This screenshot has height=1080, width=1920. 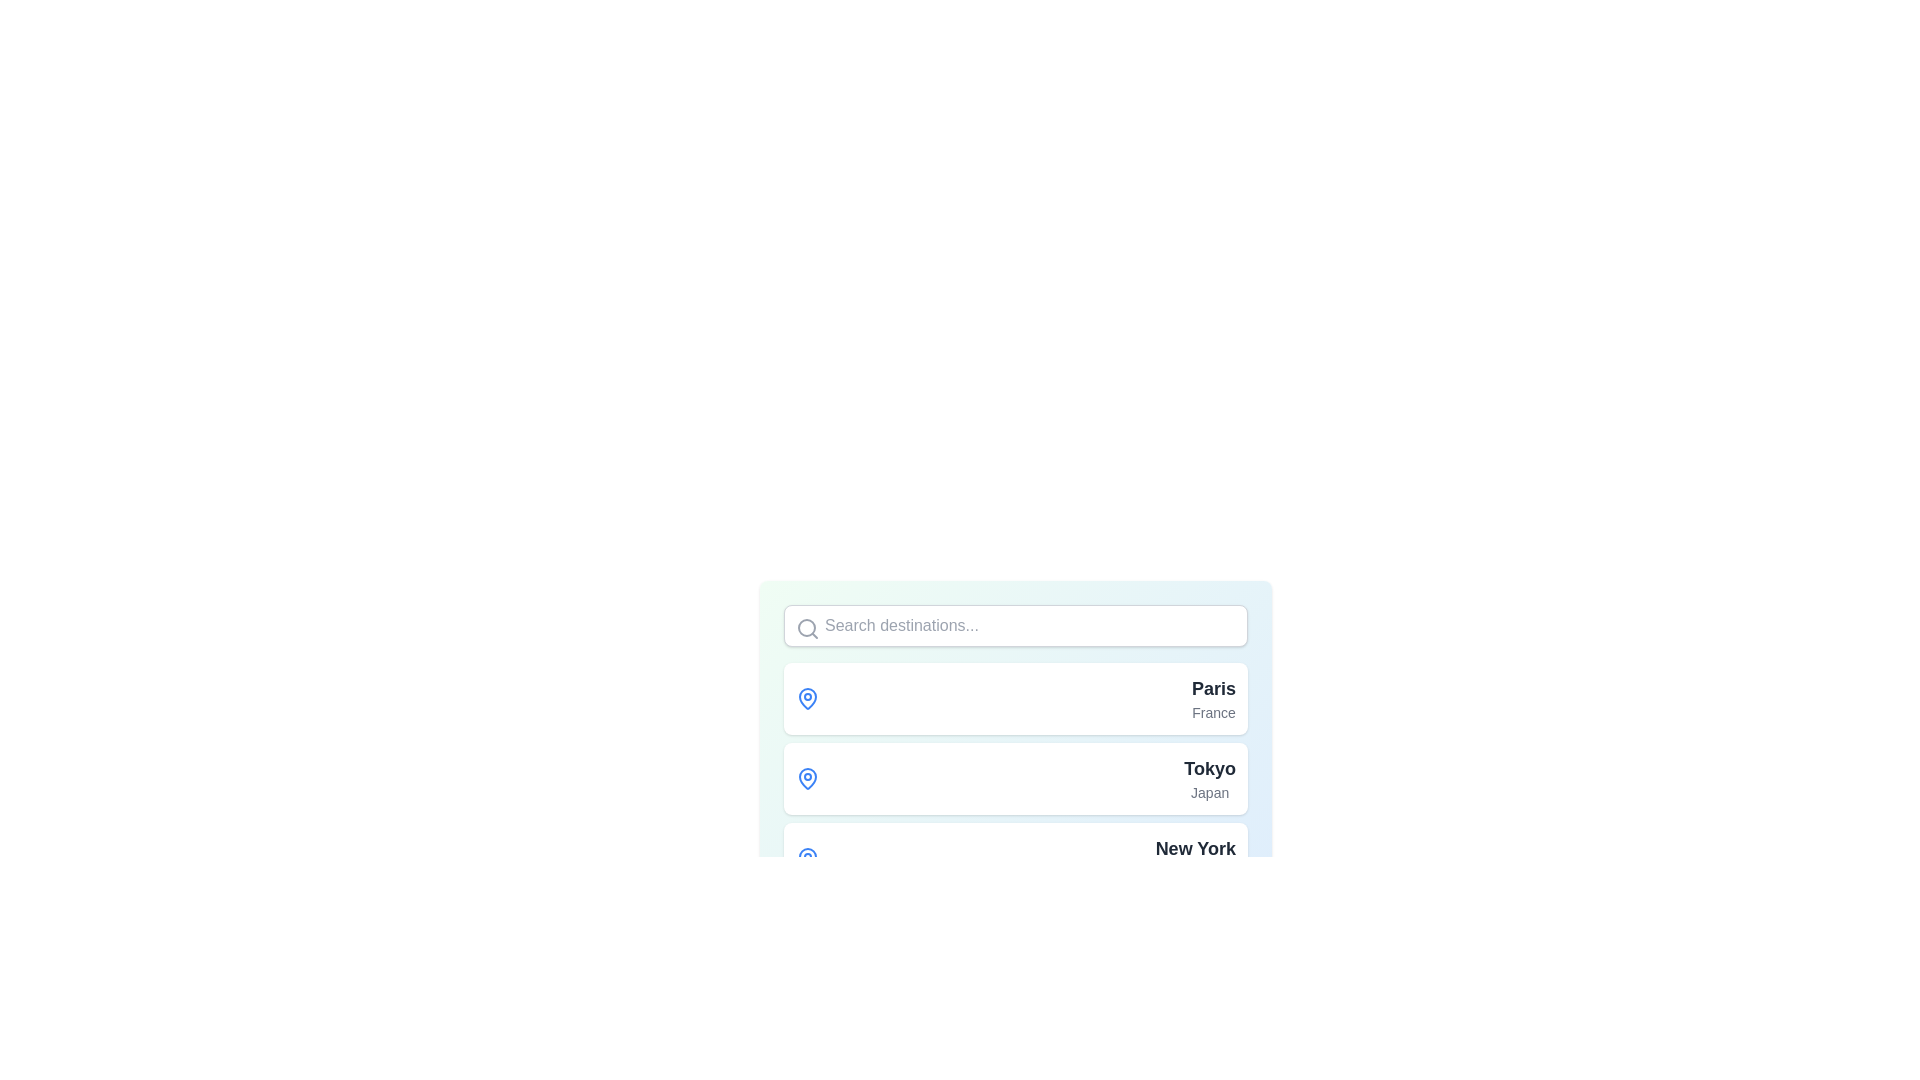 I want to click on the magnifying glass icon, which is a small circular element with a handle, located to the left of the search input field and overlaps with its left padding area, so click(x=807, y=627).